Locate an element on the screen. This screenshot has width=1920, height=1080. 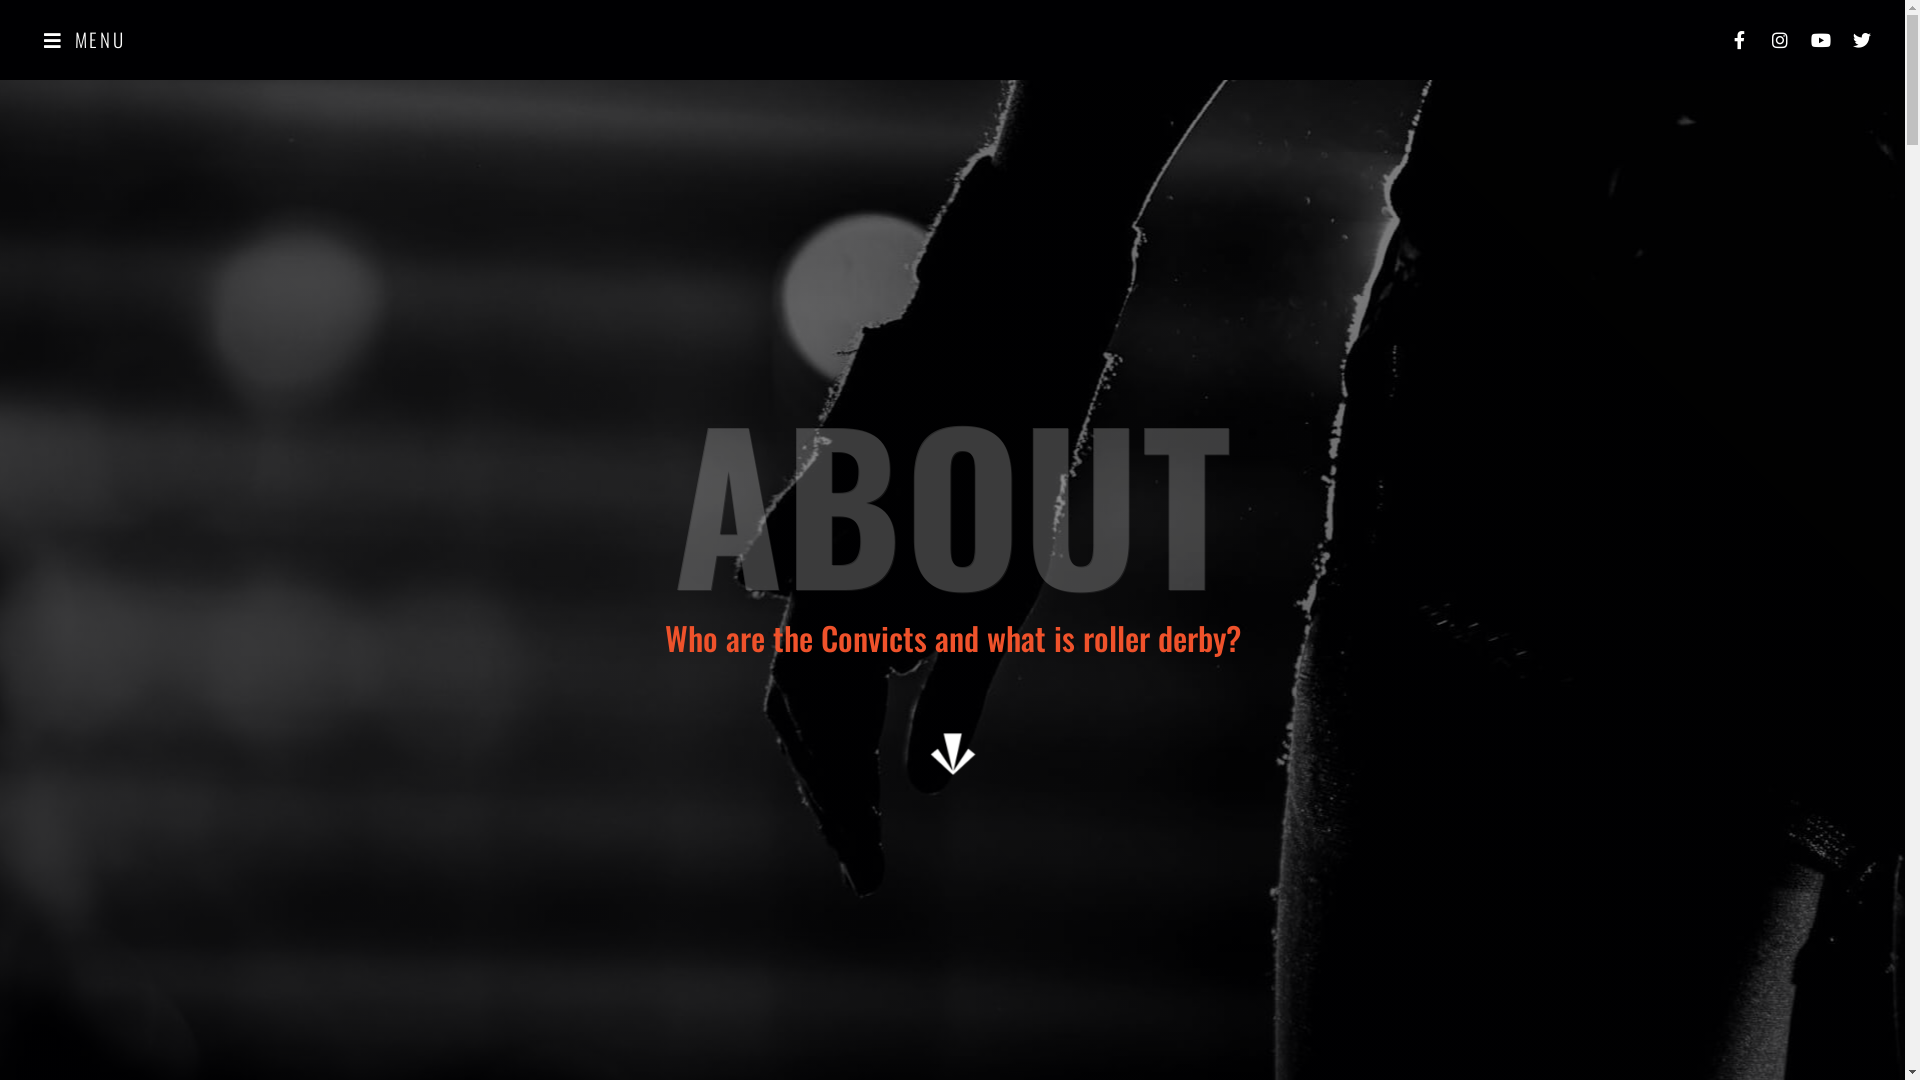
'MENU' is located at coordinates (84, 39).